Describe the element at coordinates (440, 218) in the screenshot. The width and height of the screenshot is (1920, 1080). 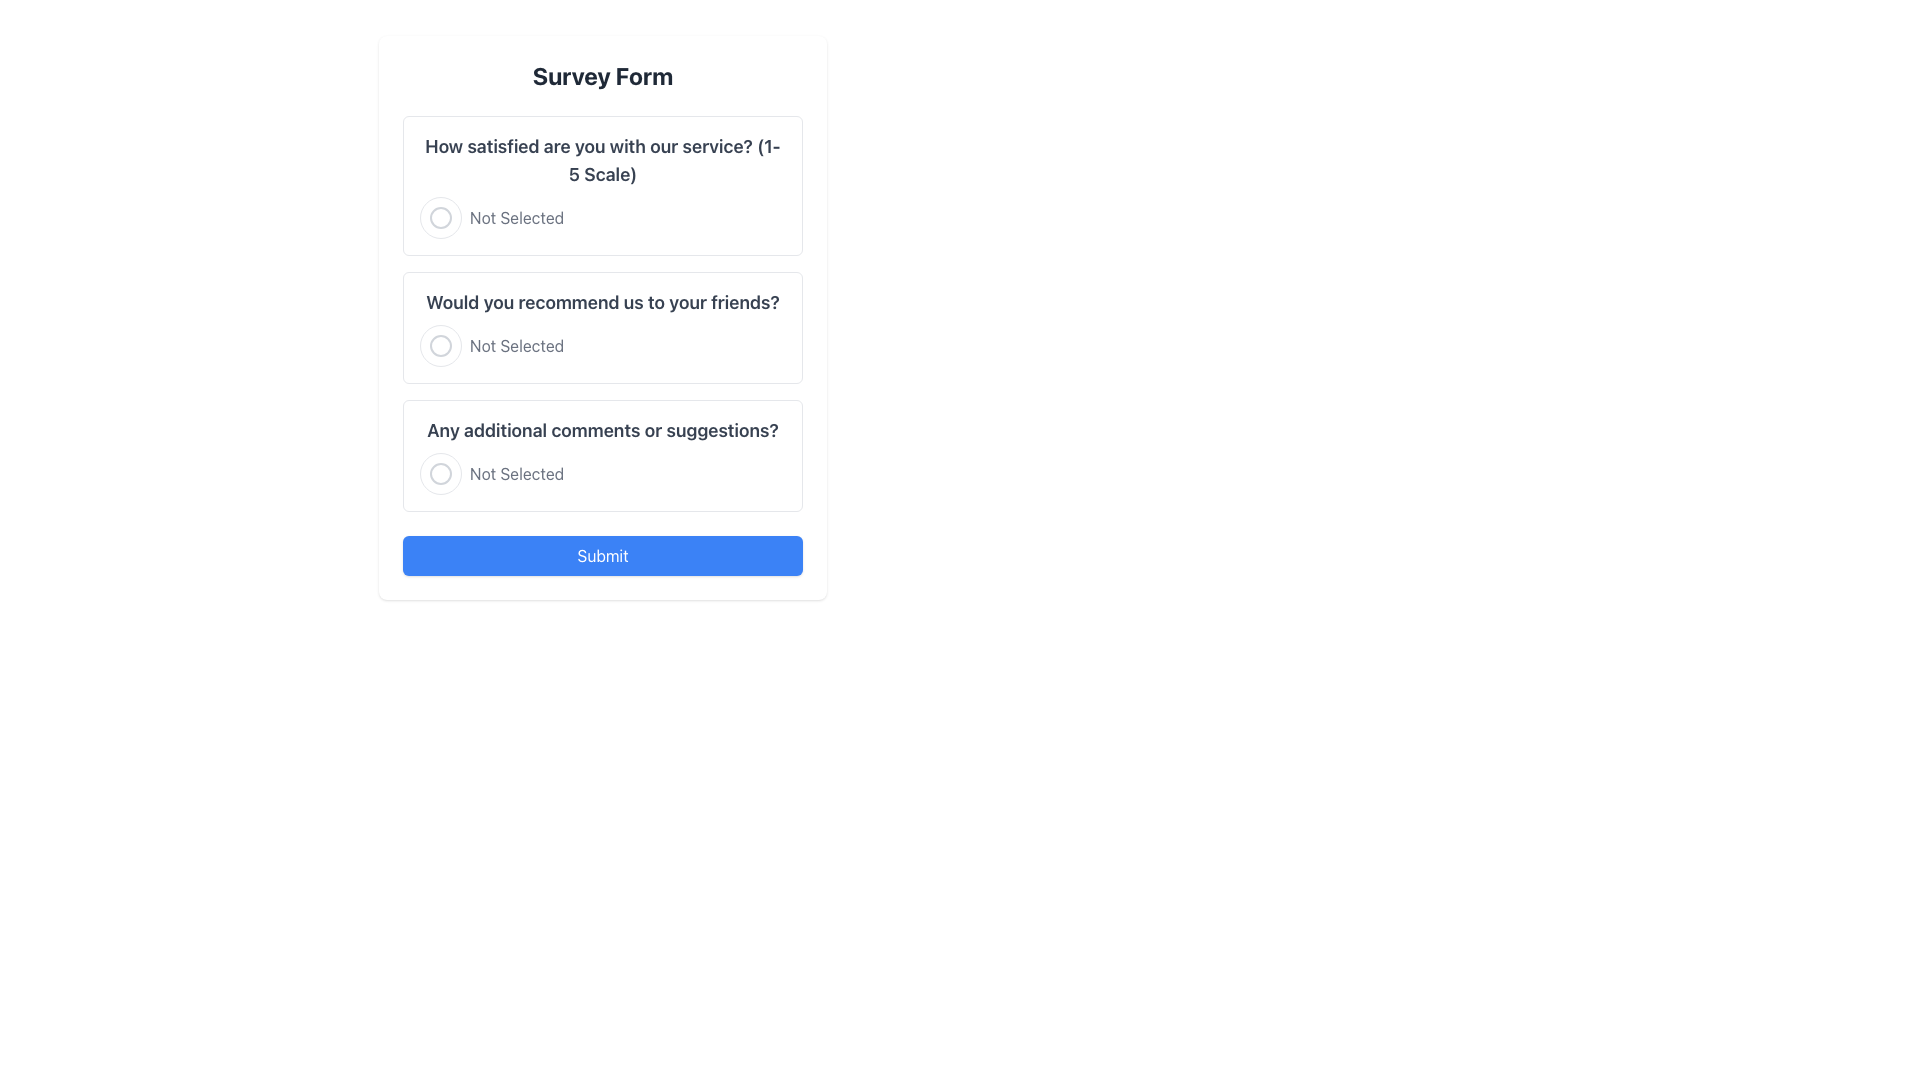
I see `the circular decorative graphic icon with a gray stroke located at the center of the clickable area in the first question of the survey form titled 'How satisfied are you with our service? (1-5 Scale)'` at that location.